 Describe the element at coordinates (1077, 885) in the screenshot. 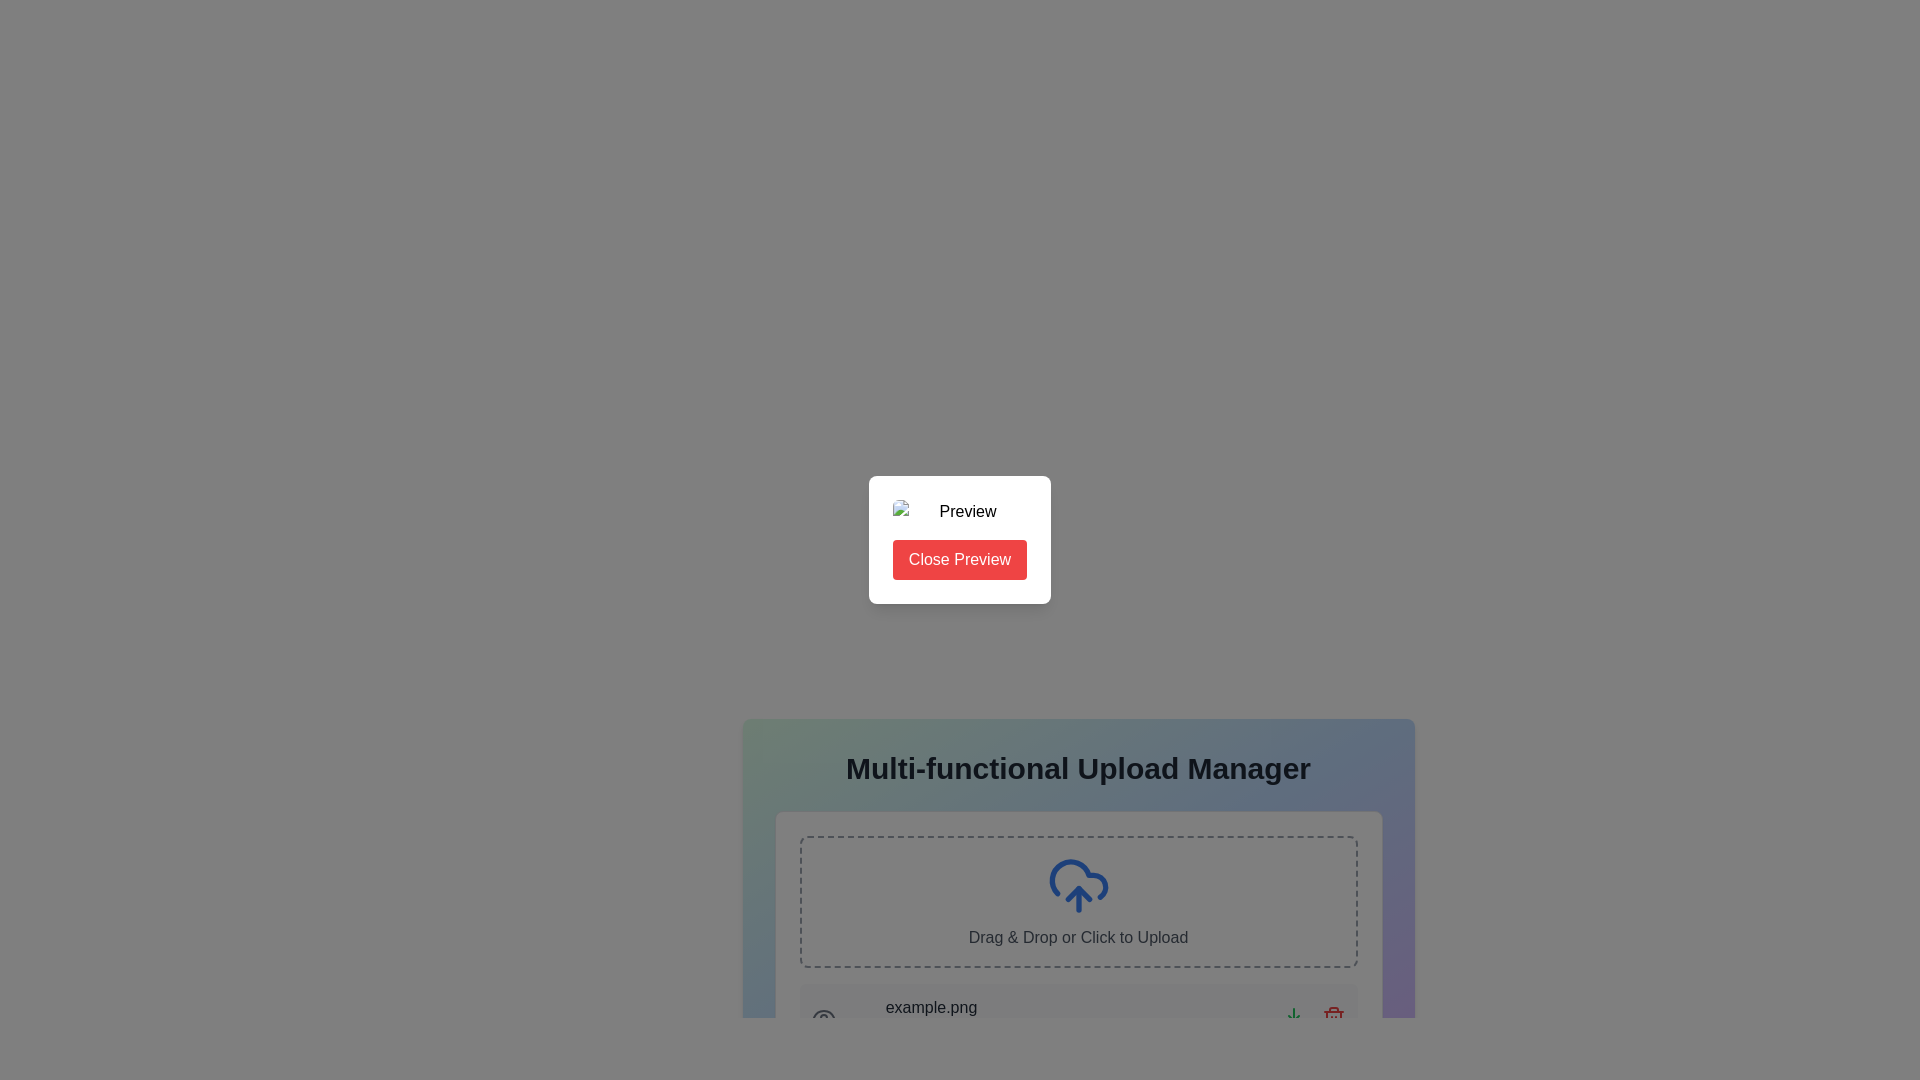

I see `the cloud-shaped upload icon with an upward-pointing arrow, which is located above the 'Drag & Drop or Click to Upload' text in the file upload interface` at that location.